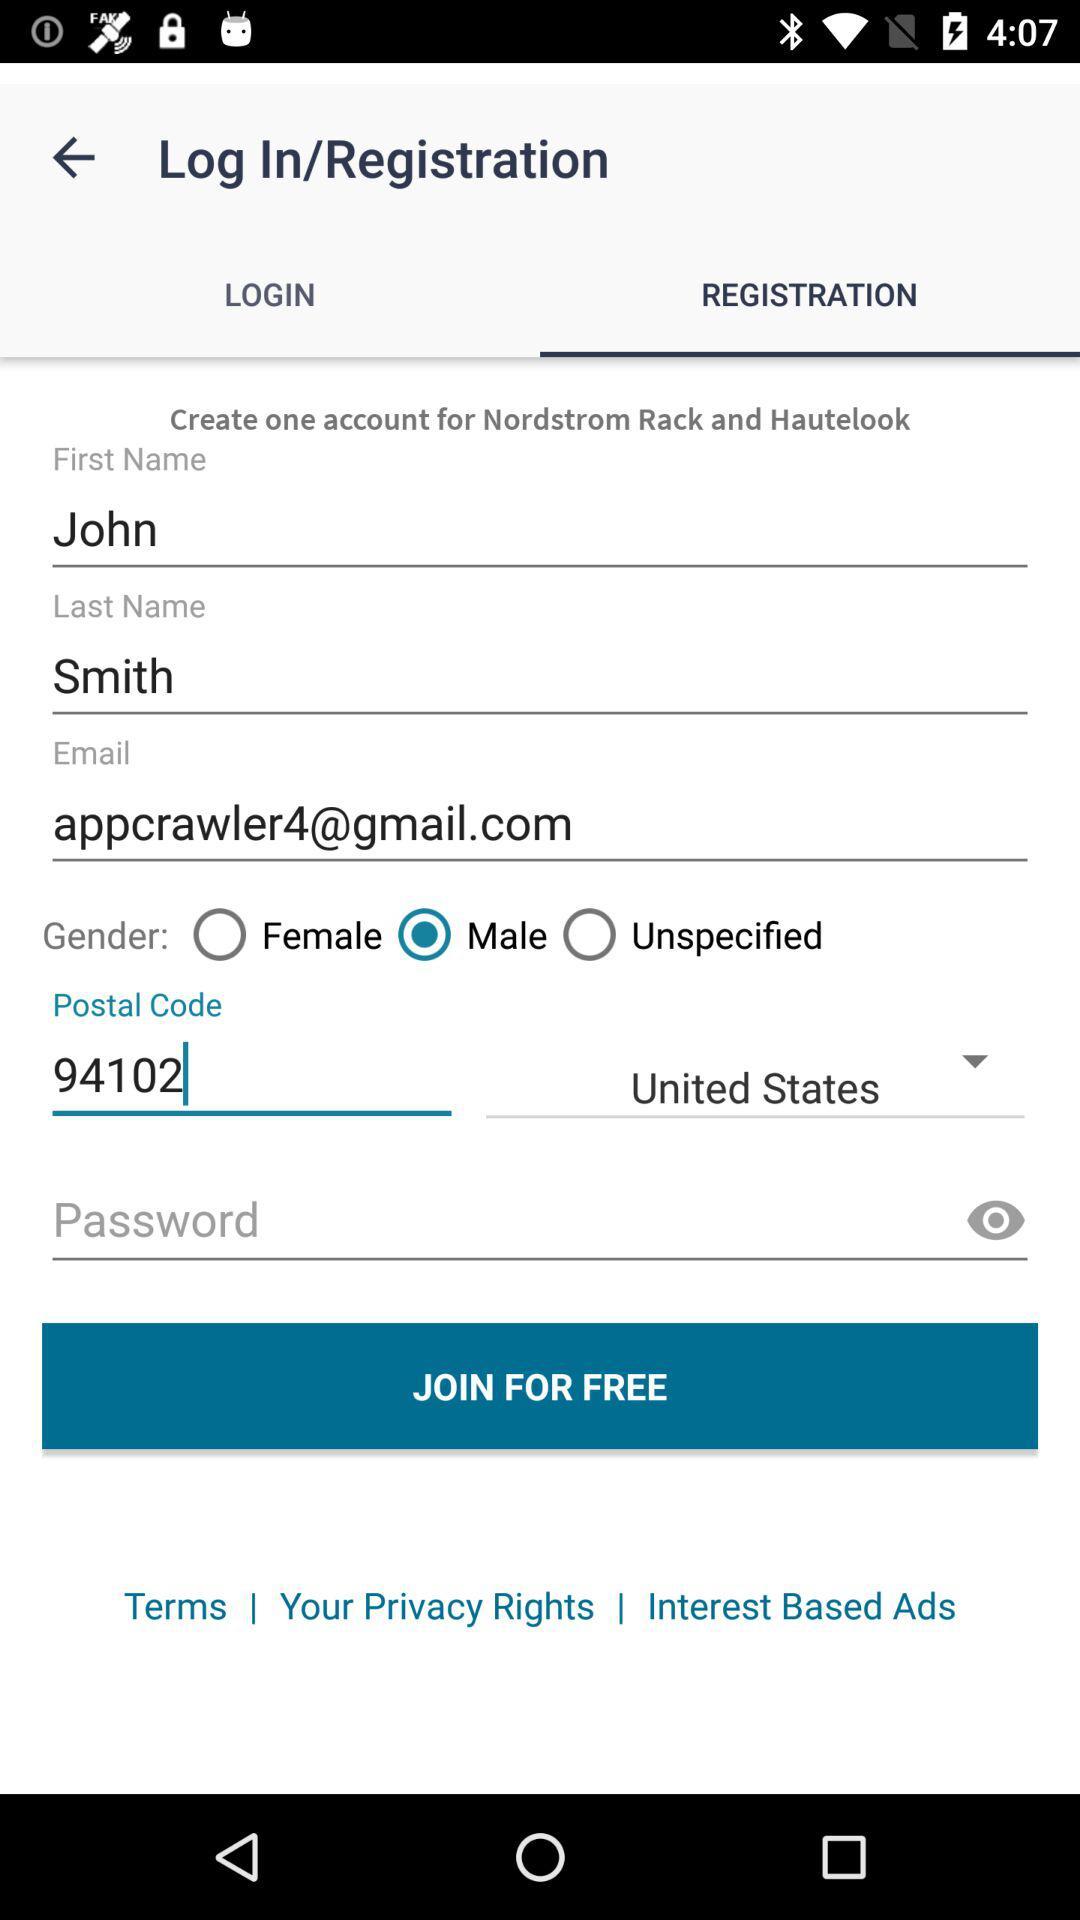 The image size is (1080, 1920). Describe the element at coordinates (540, 1220) in the screenshot. I see `open keyboard` at that location.